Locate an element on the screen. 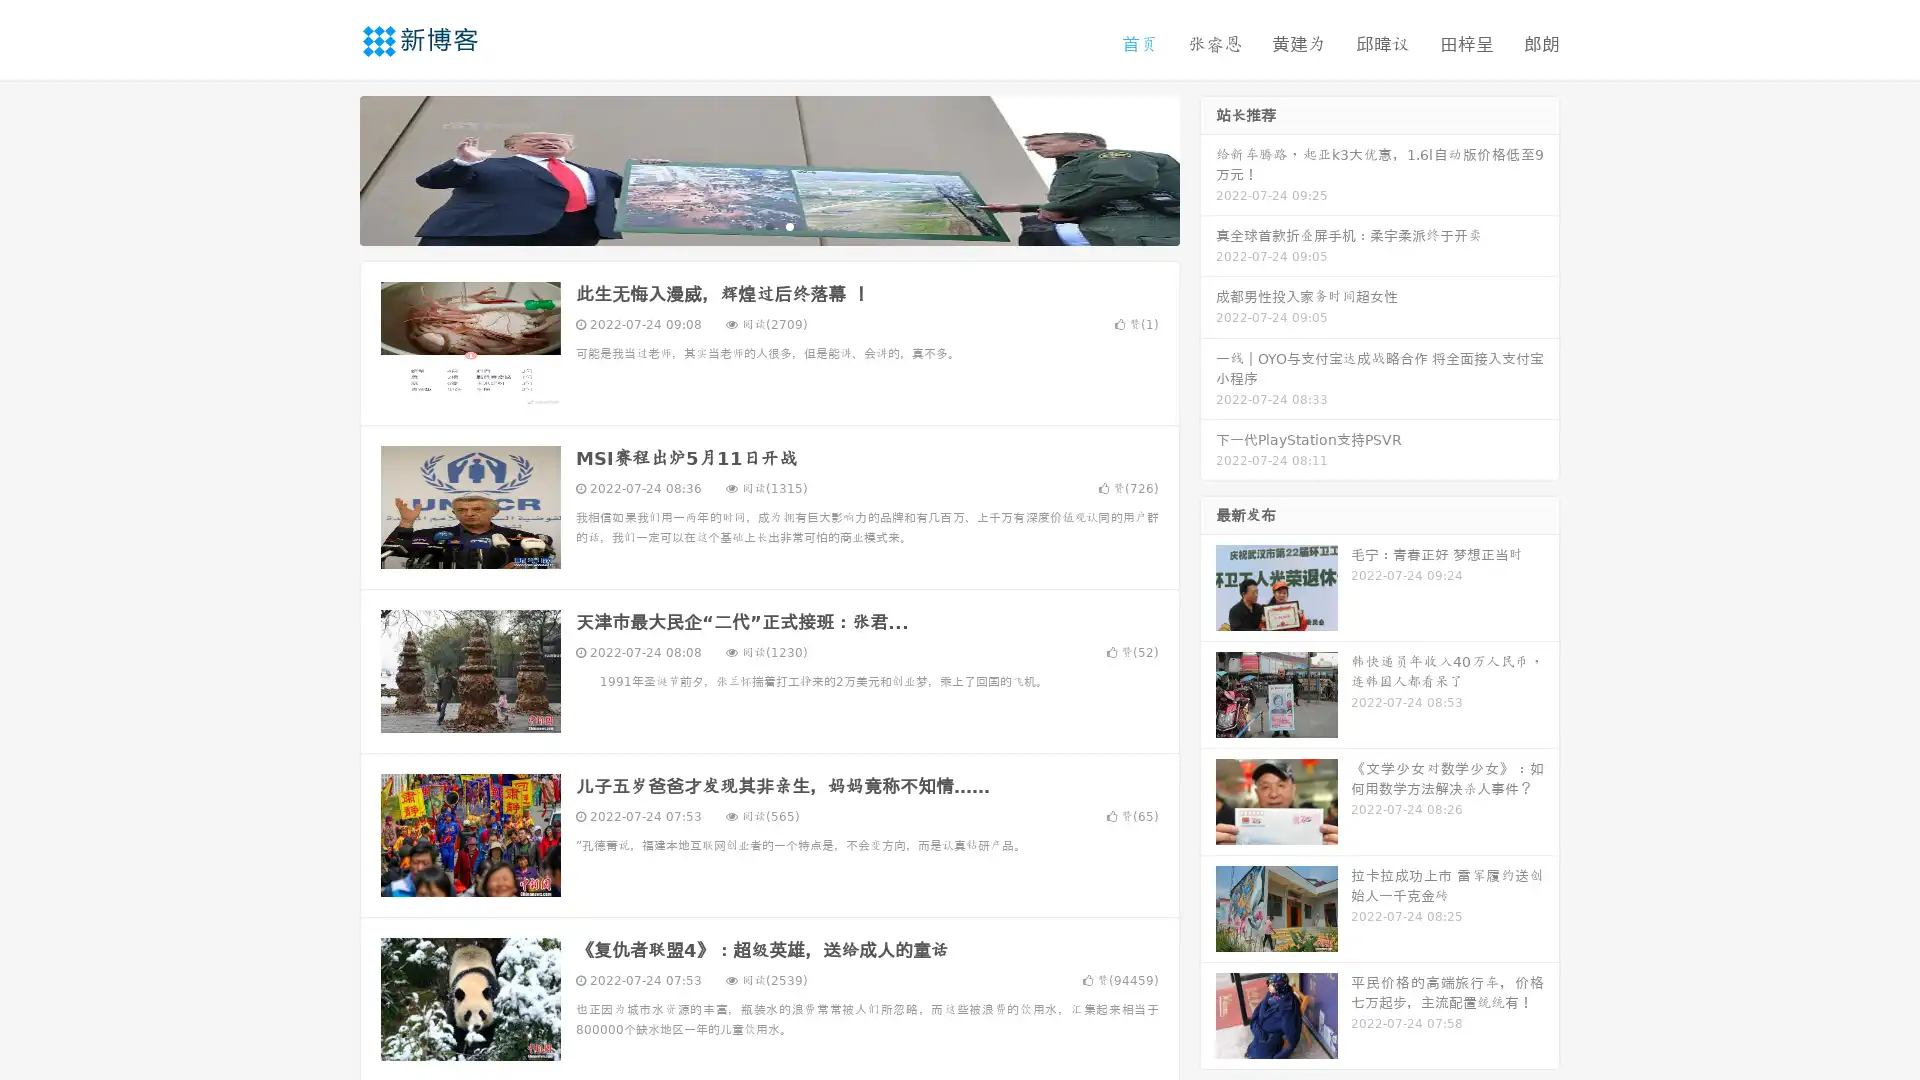 Image resolution: width=1920 pixels, height=1080 pixels. Go to slide 1 is located at coordinates (748, 225).